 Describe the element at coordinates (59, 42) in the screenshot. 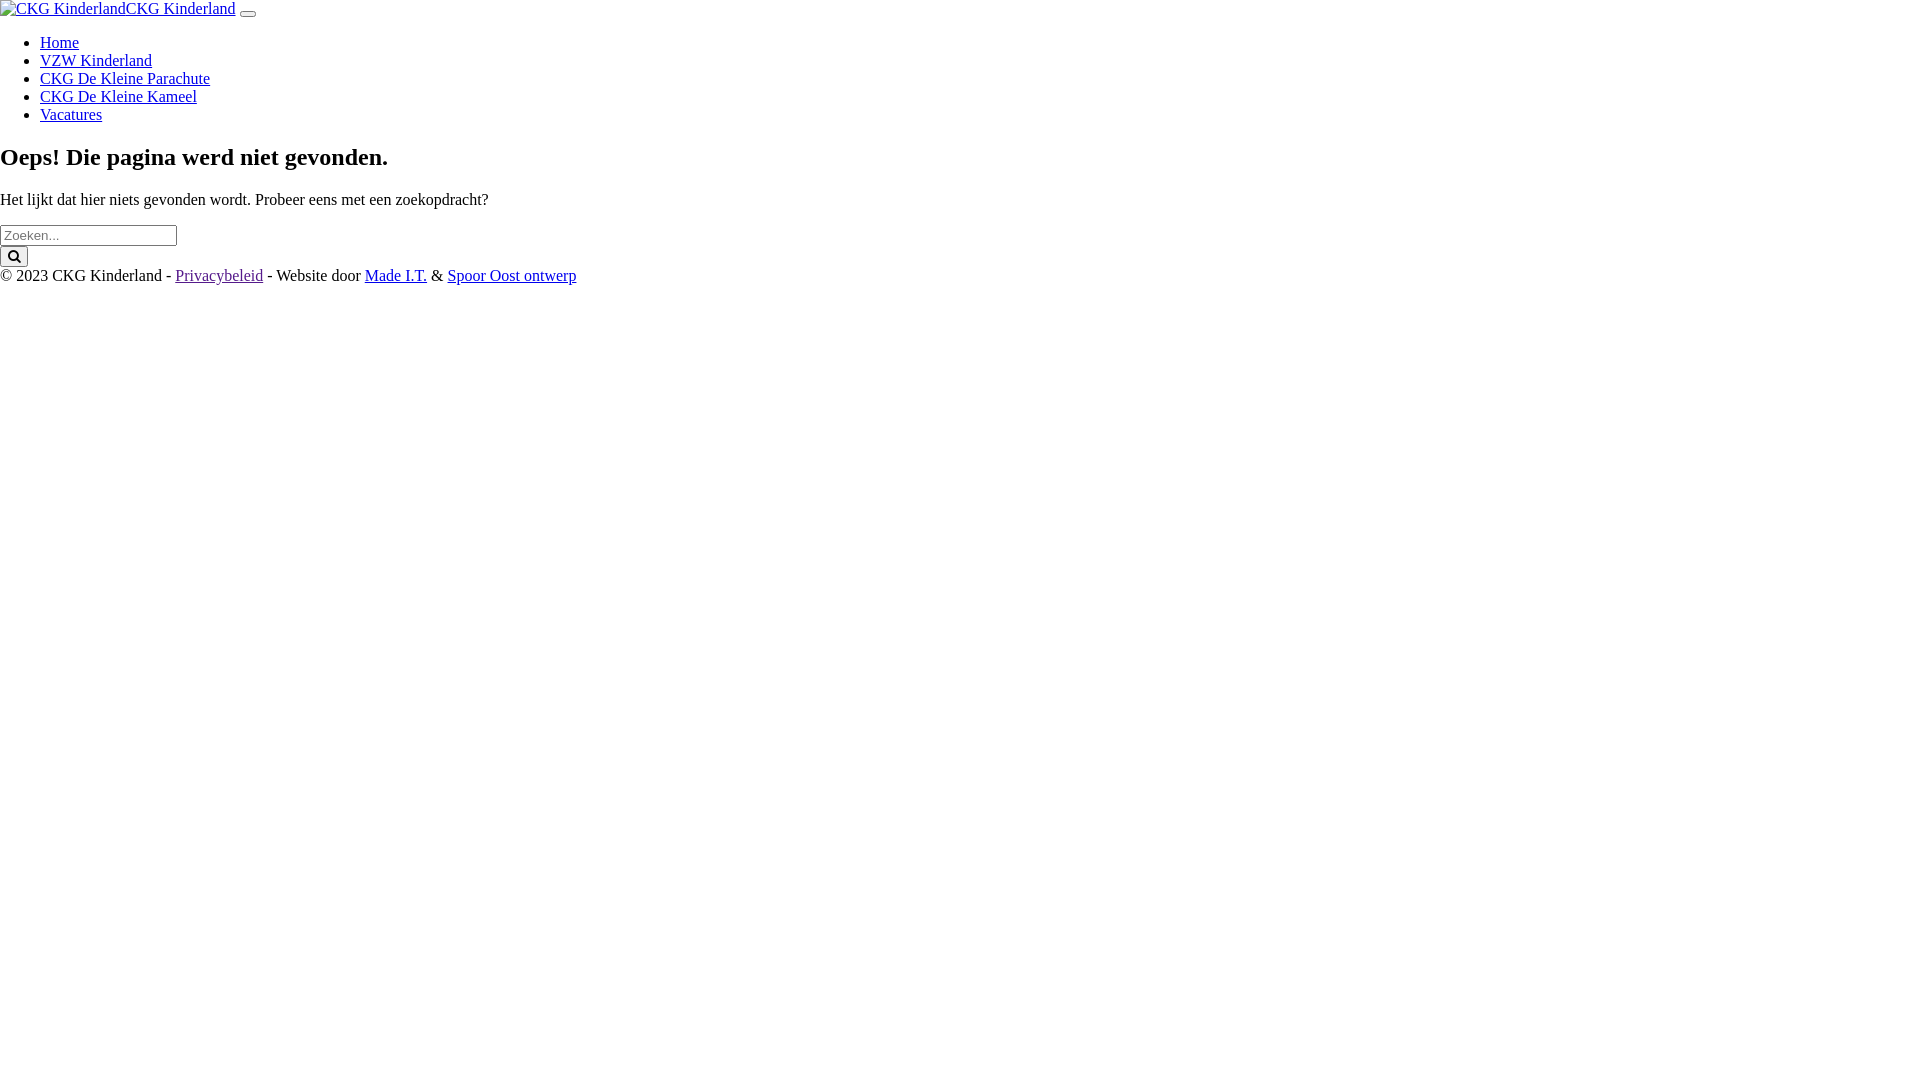

I see `'Home'` at that location.